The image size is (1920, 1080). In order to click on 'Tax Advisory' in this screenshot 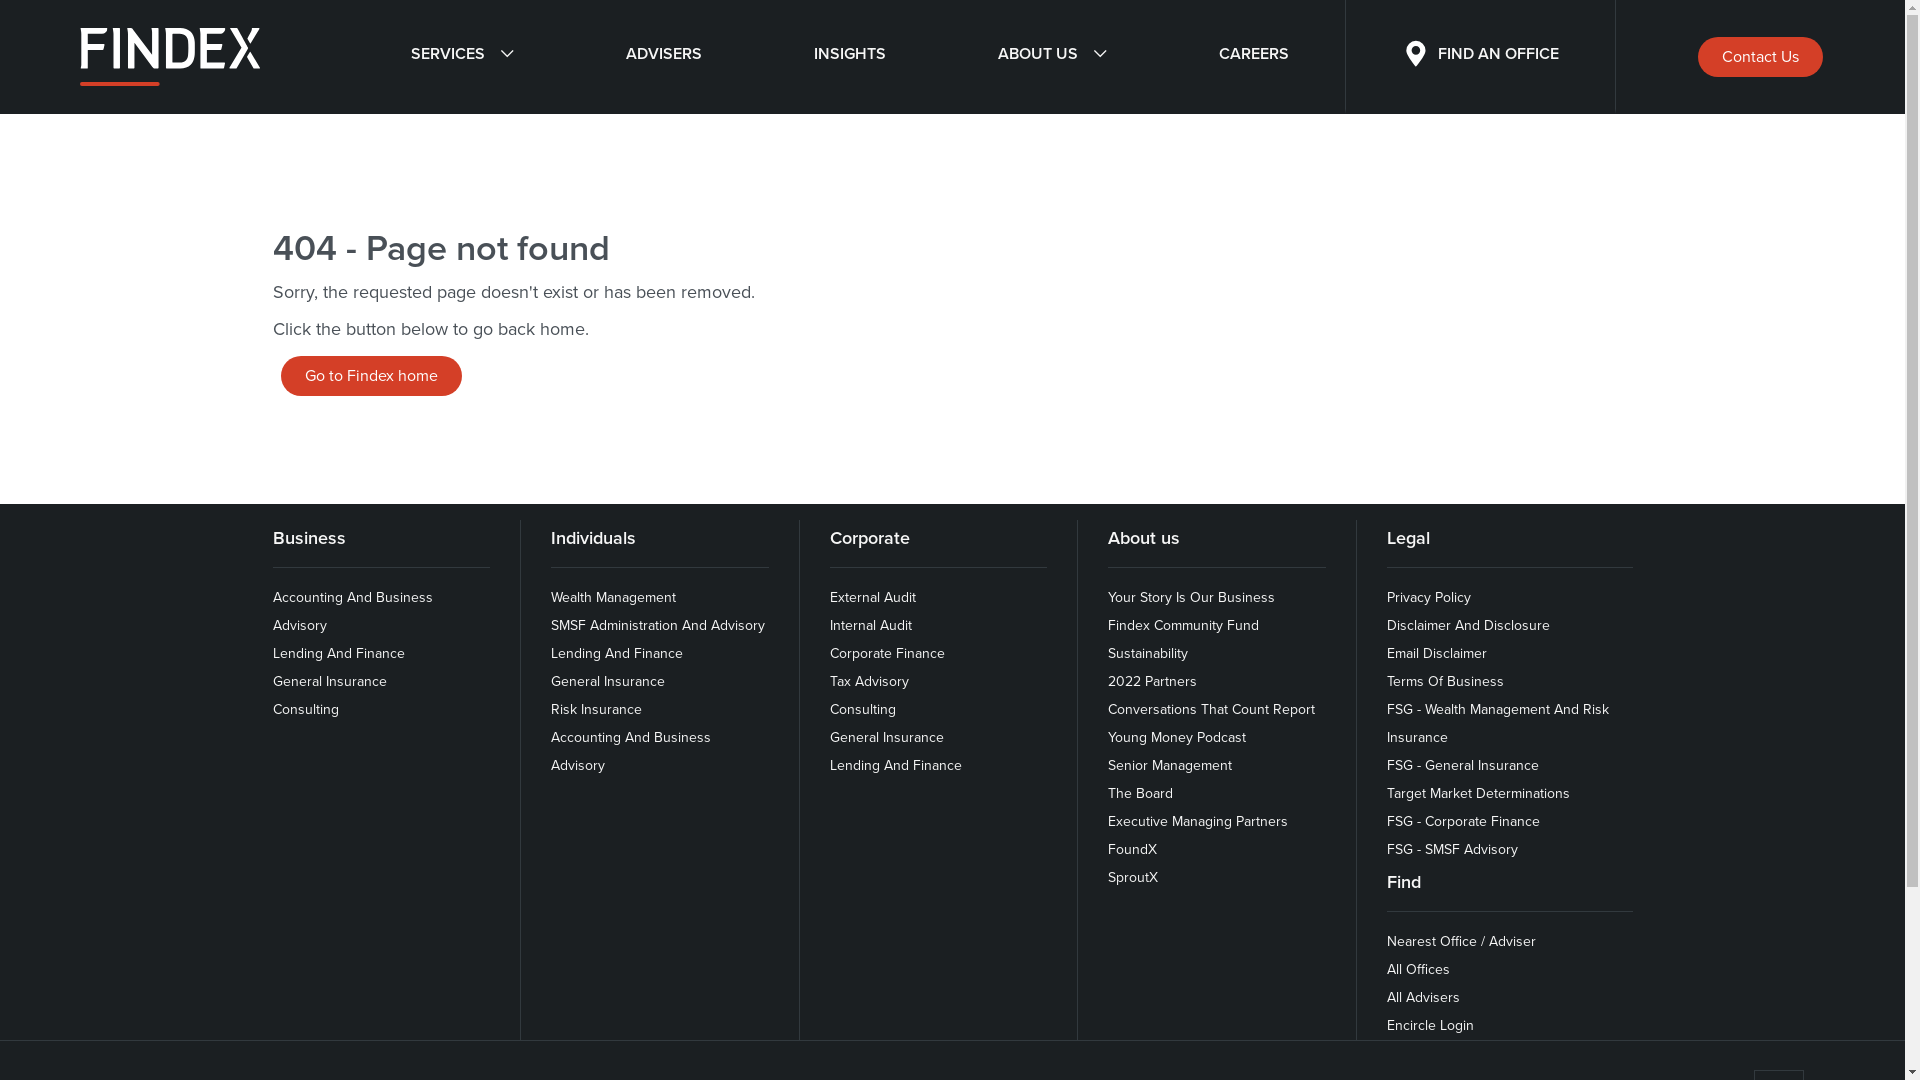, I will do `click(869, 680)`.